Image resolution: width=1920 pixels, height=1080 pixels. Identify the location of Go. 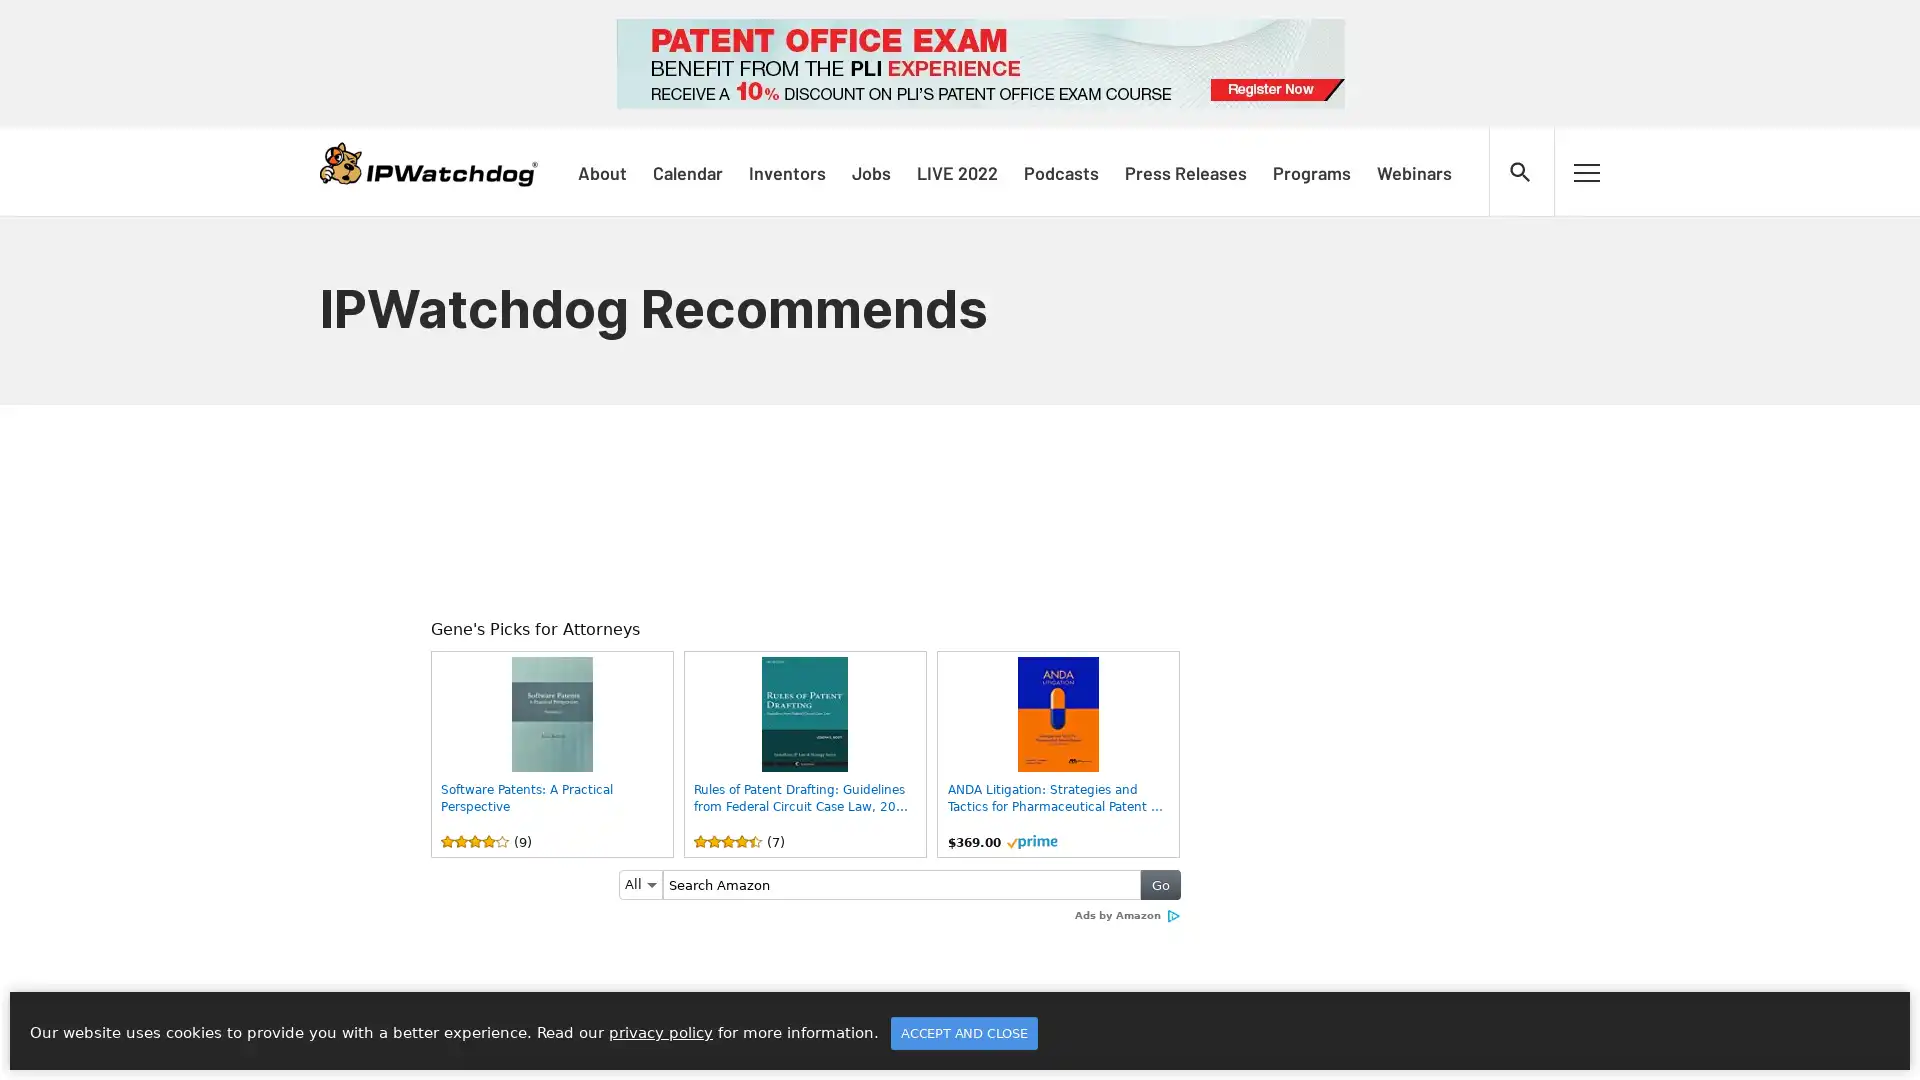
(1160, 883).